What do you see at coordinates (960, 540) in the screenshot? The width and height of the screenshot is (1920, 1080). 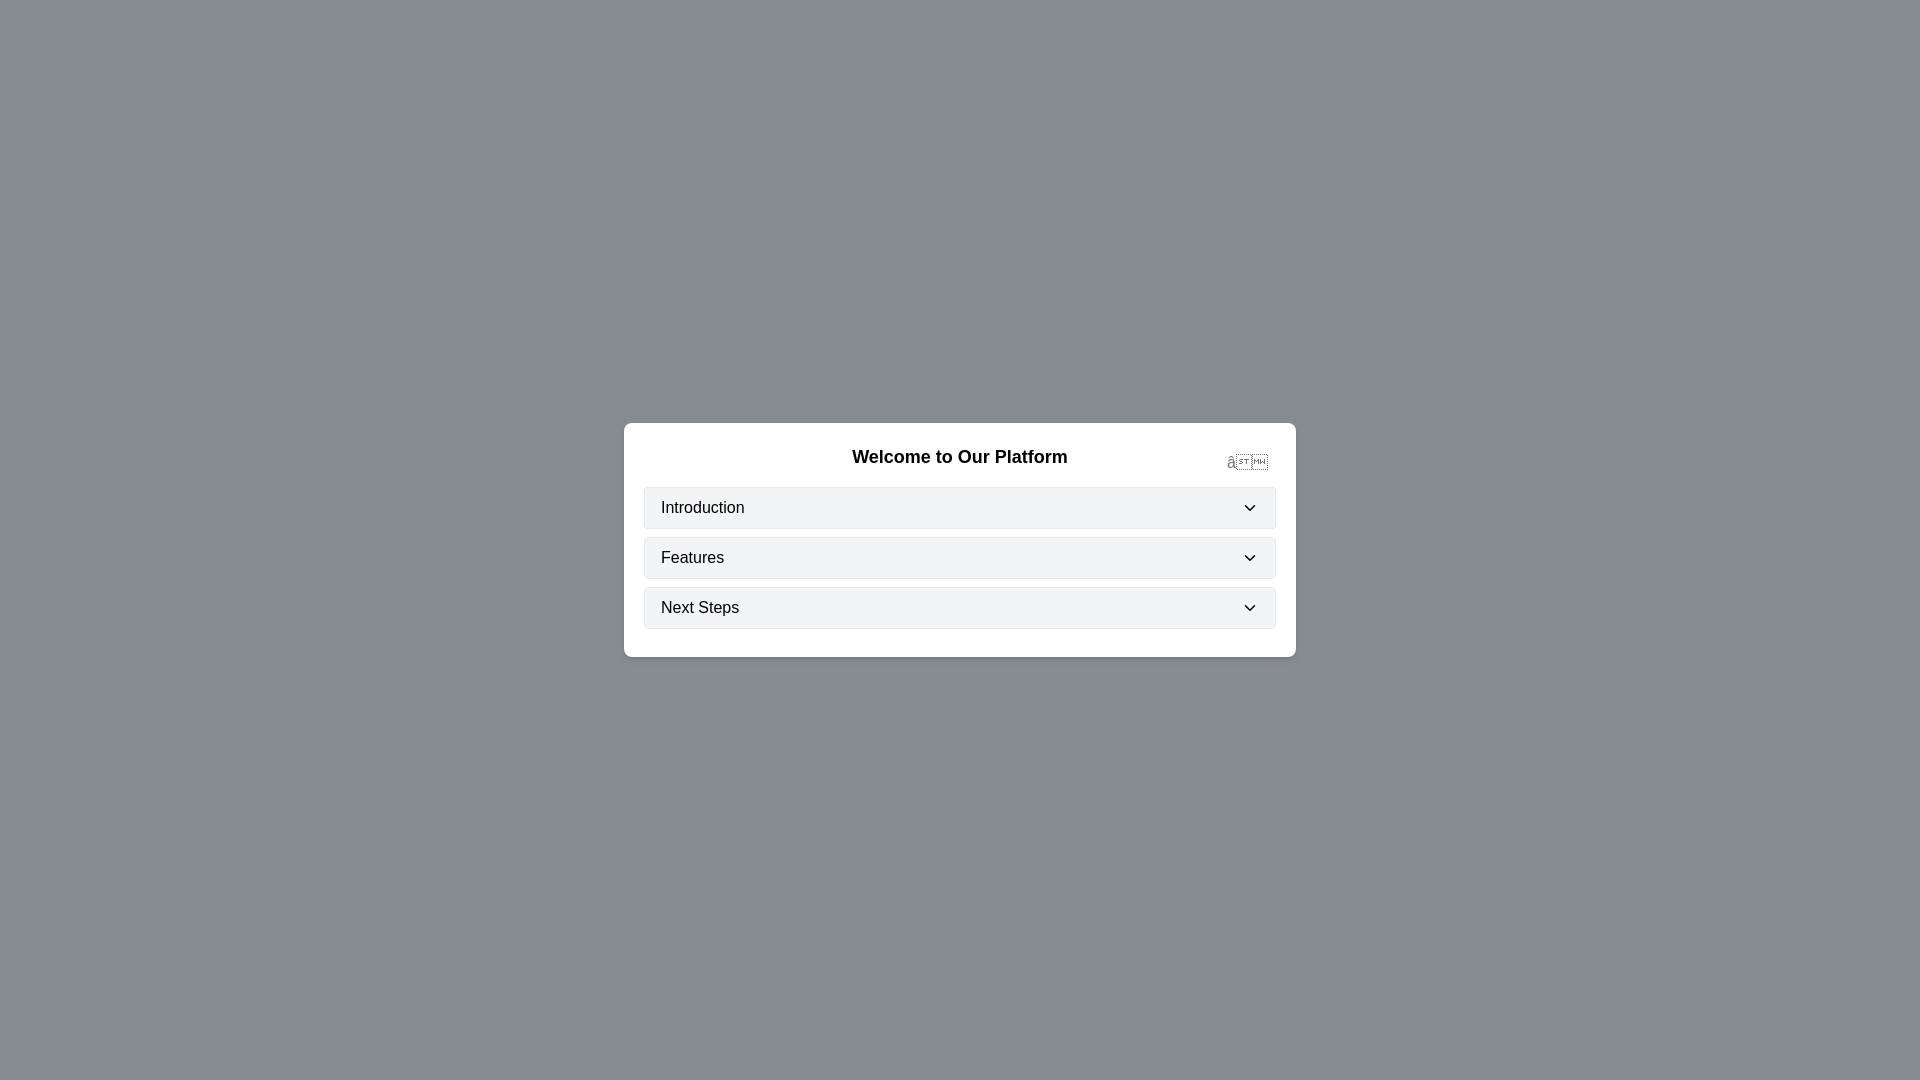 I see `the Modal with nested dropdown fields` at bounding box center [960, 540].